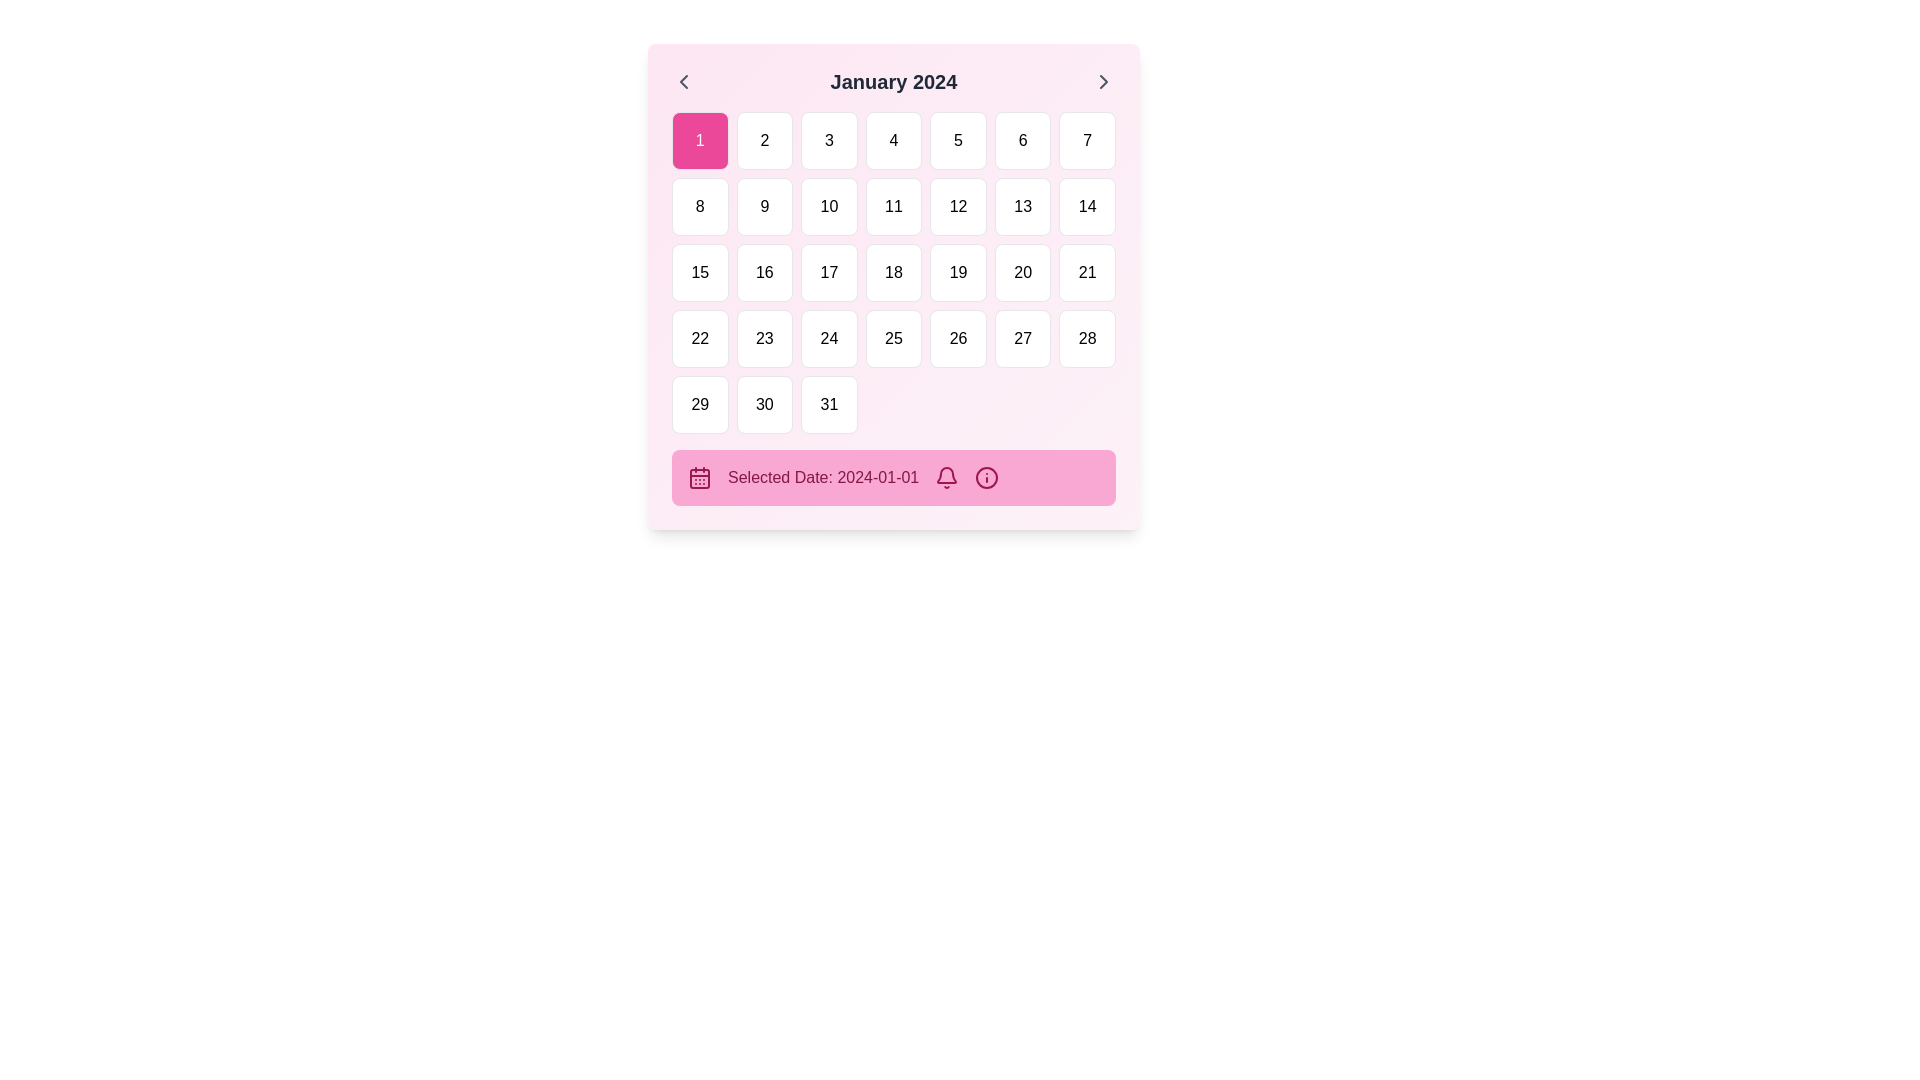  Describe the element at coordinates (1023, 273) in the screenshot. I see `the calendar day box displaying the number '20'` at that location.